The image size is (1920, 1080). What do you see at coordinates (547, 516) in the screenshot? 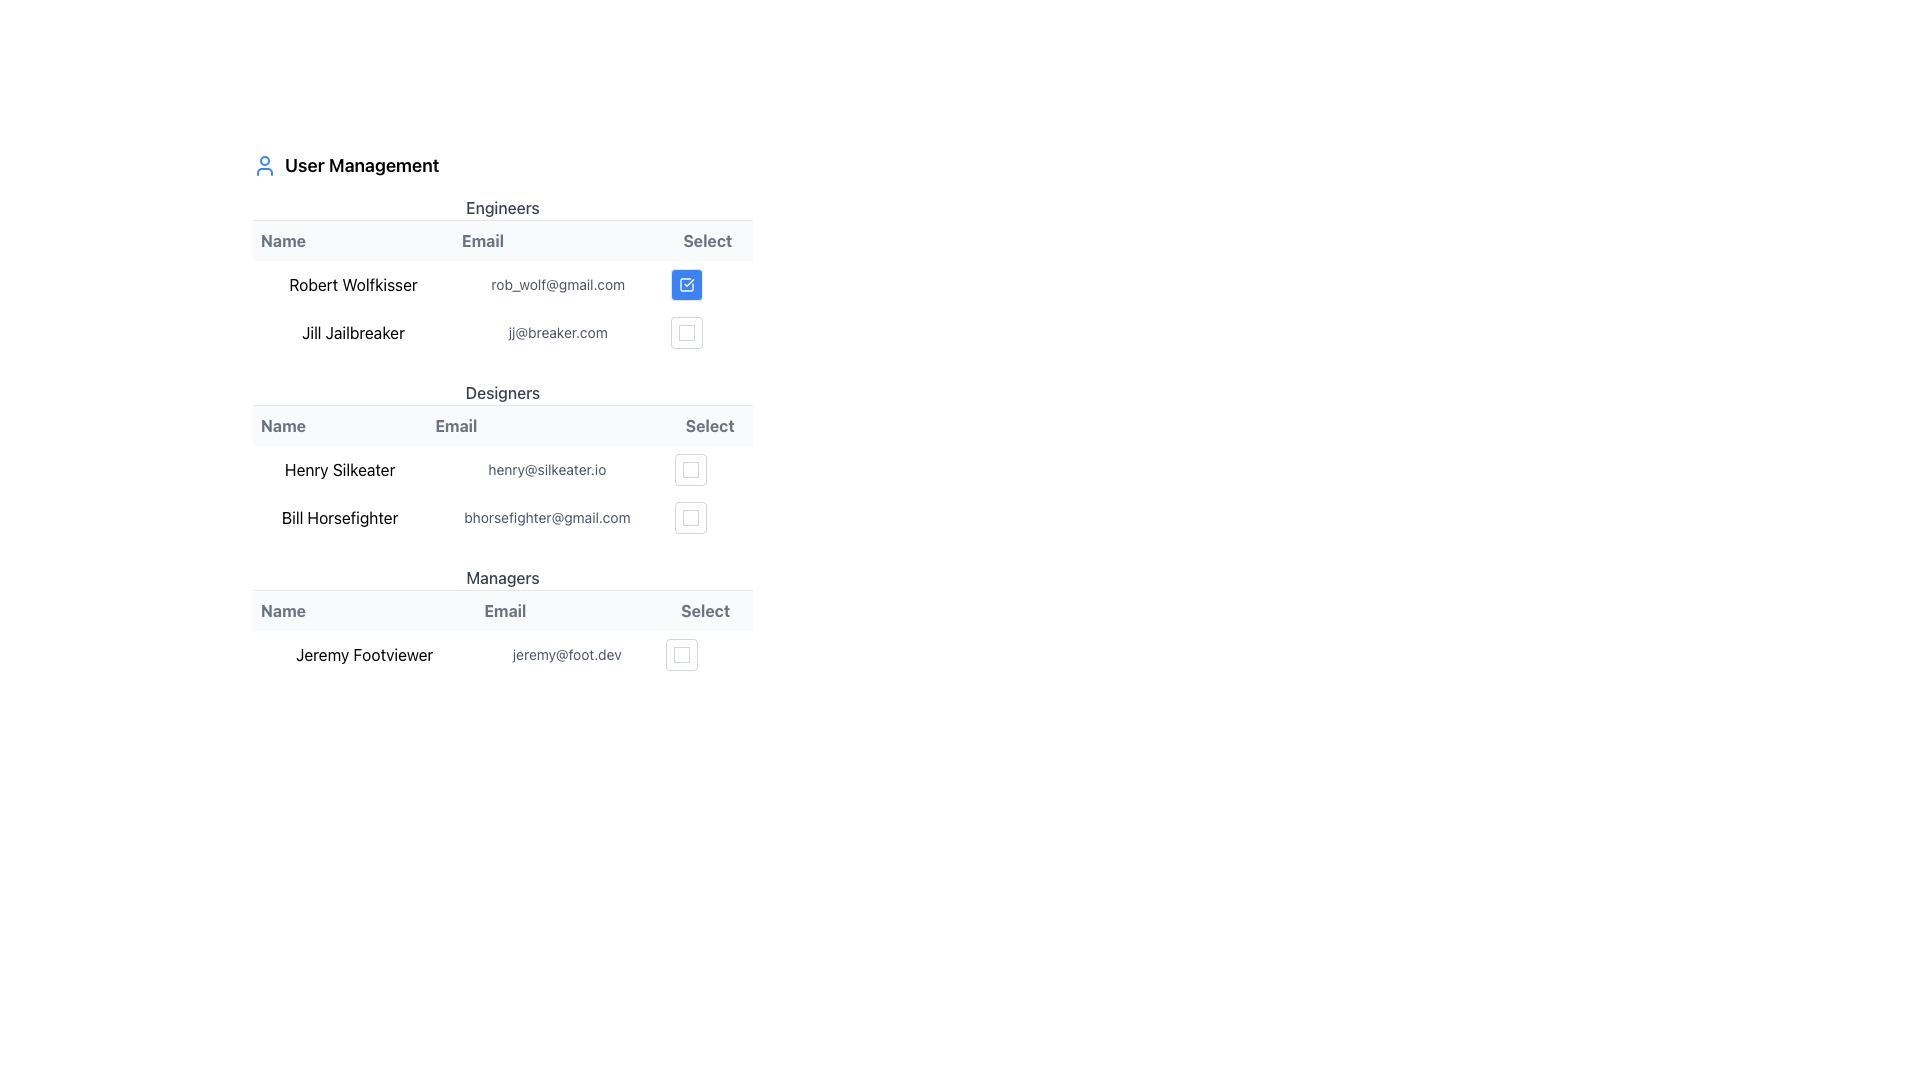
I see `the non-interactive text display showing the email address for user 'Bill Horsefighter' located in the 'Email' column of the 'Designers' section within the 'User Management' interface` at bounding box center [547, 516].